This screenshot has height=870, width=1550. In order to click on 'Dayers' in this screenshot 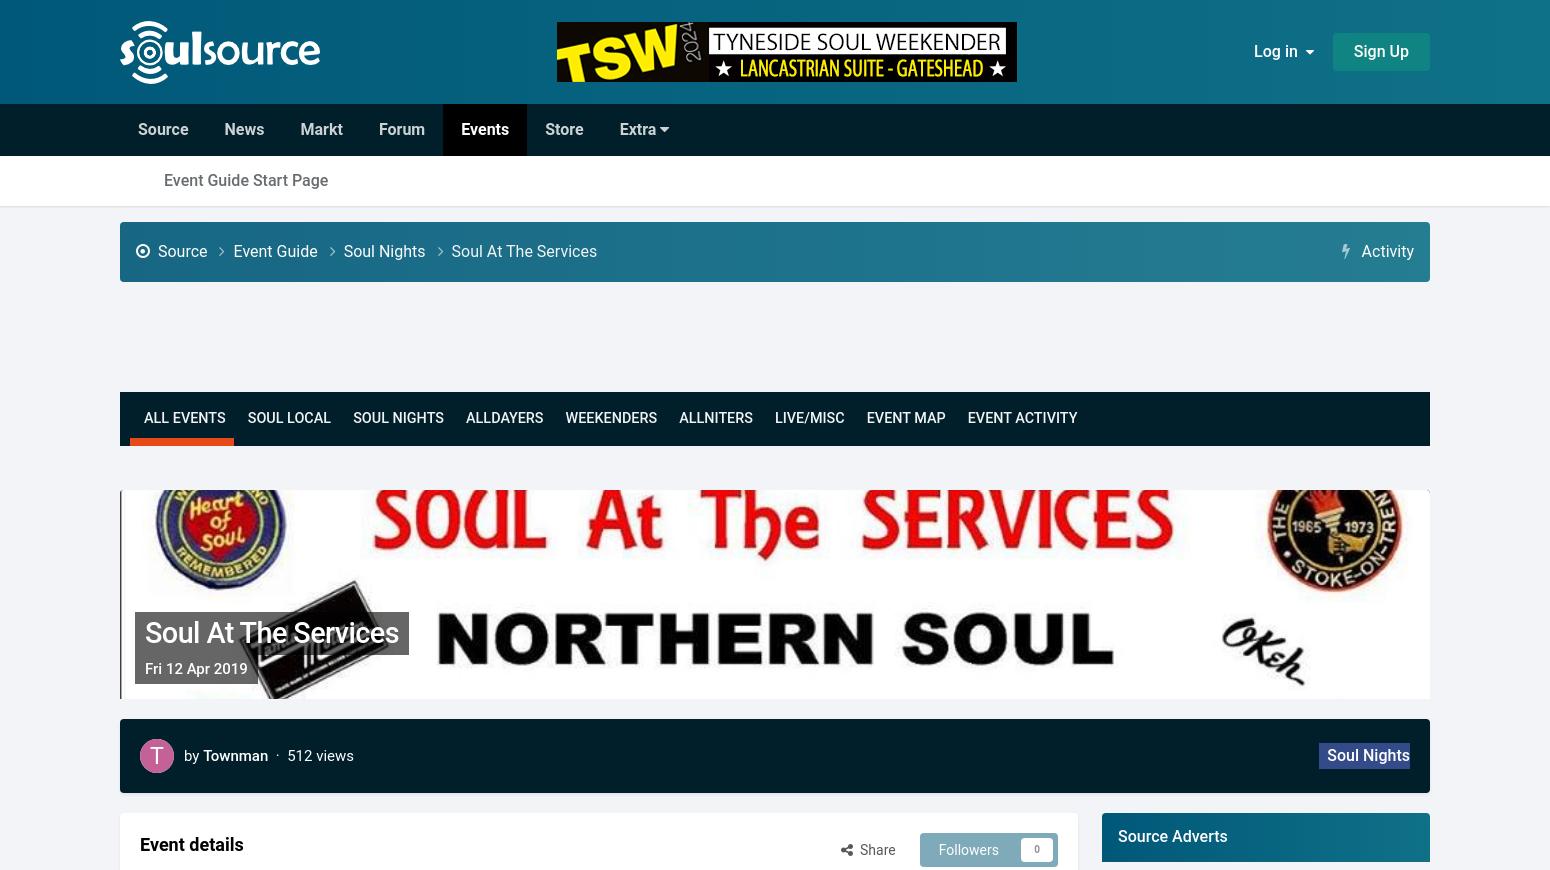, I will do `click(490, 418)`.